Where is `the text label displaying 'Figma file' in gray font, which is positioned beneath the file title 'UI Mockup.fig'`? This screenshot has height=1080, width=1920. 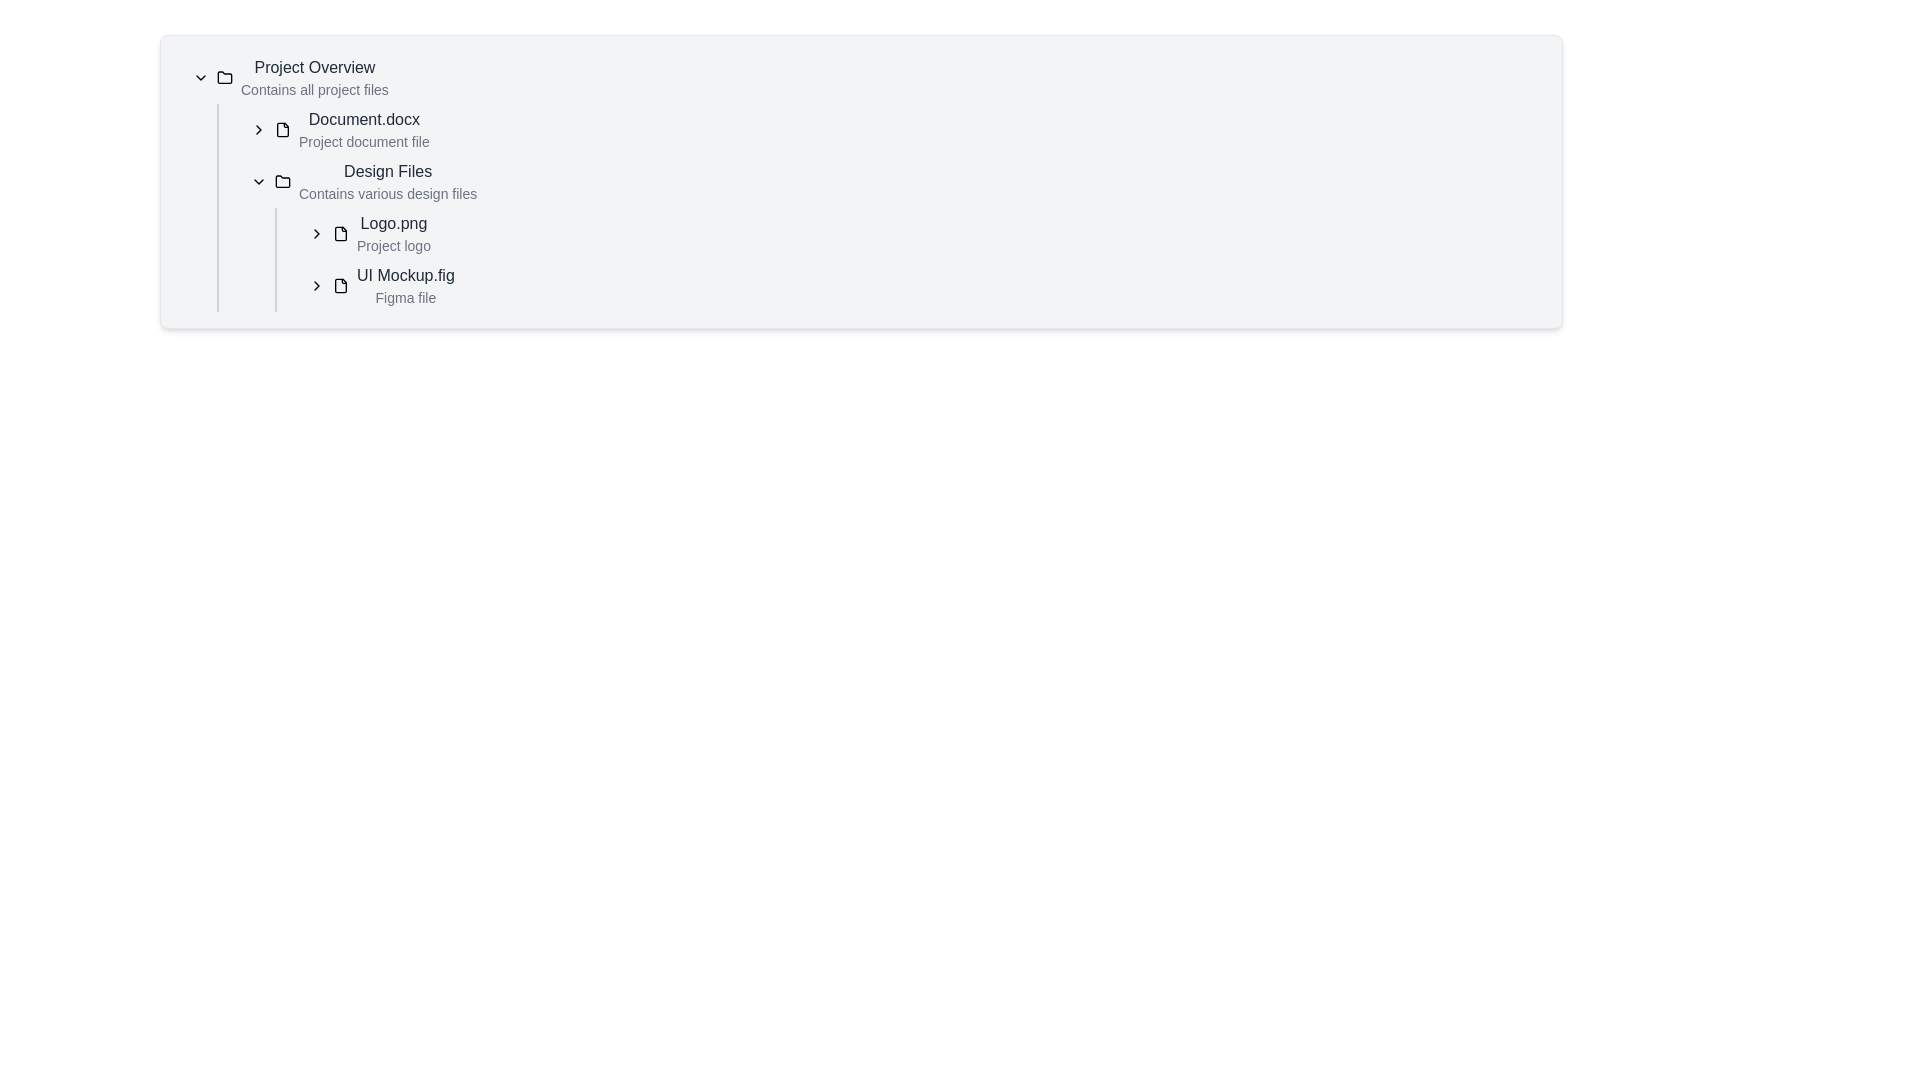
the text label displaying 'Figma file' in gray font, which is positioned beneath the file title 'UI Mockup.fig' is located at coordinates (404, 297).